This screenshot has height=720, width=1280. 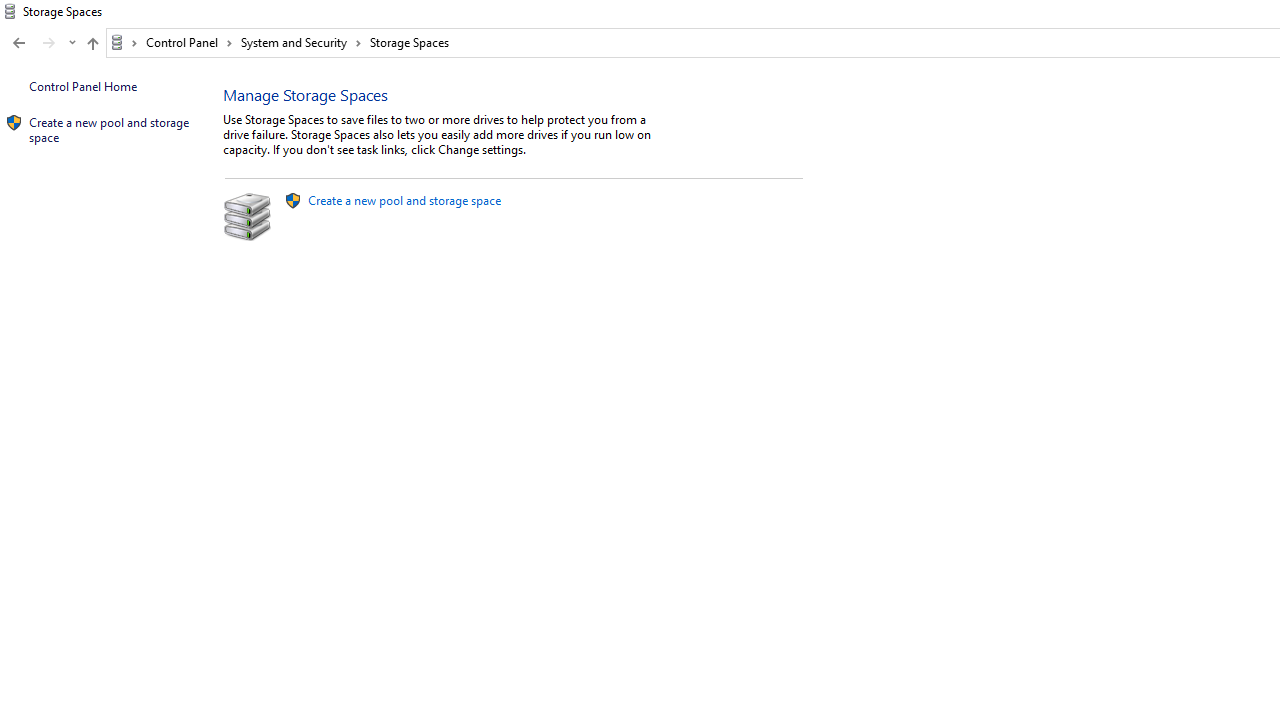 What do you see at coordinates (300, 42) in the screenshot?
I see `'System and Security'` at bounding box center [300, 42].